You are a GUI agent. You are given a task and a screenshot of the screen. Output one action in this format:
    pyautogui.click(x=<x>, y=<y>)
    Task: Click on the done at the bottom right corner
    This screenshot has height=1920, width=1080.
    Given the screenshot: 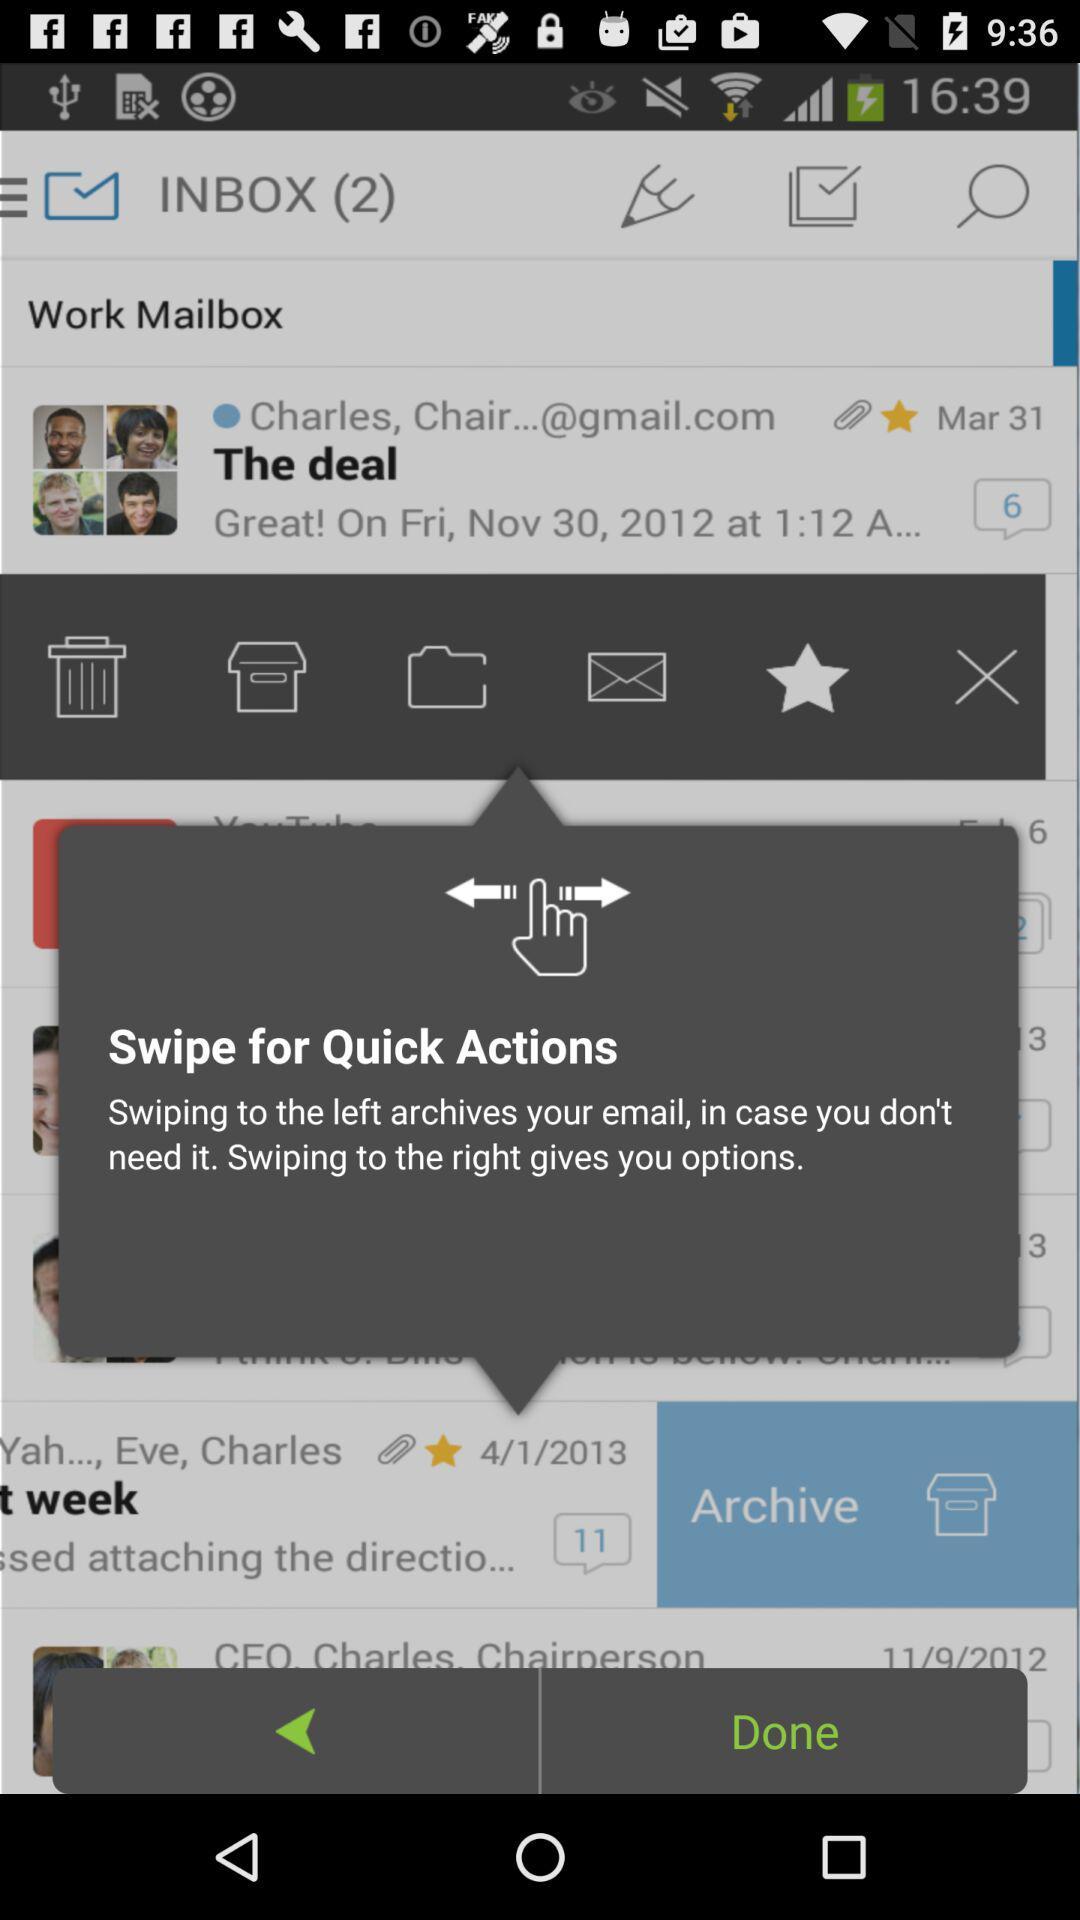 What is the action you would take?
    pyautogui.click(x=783, y=1730)
    